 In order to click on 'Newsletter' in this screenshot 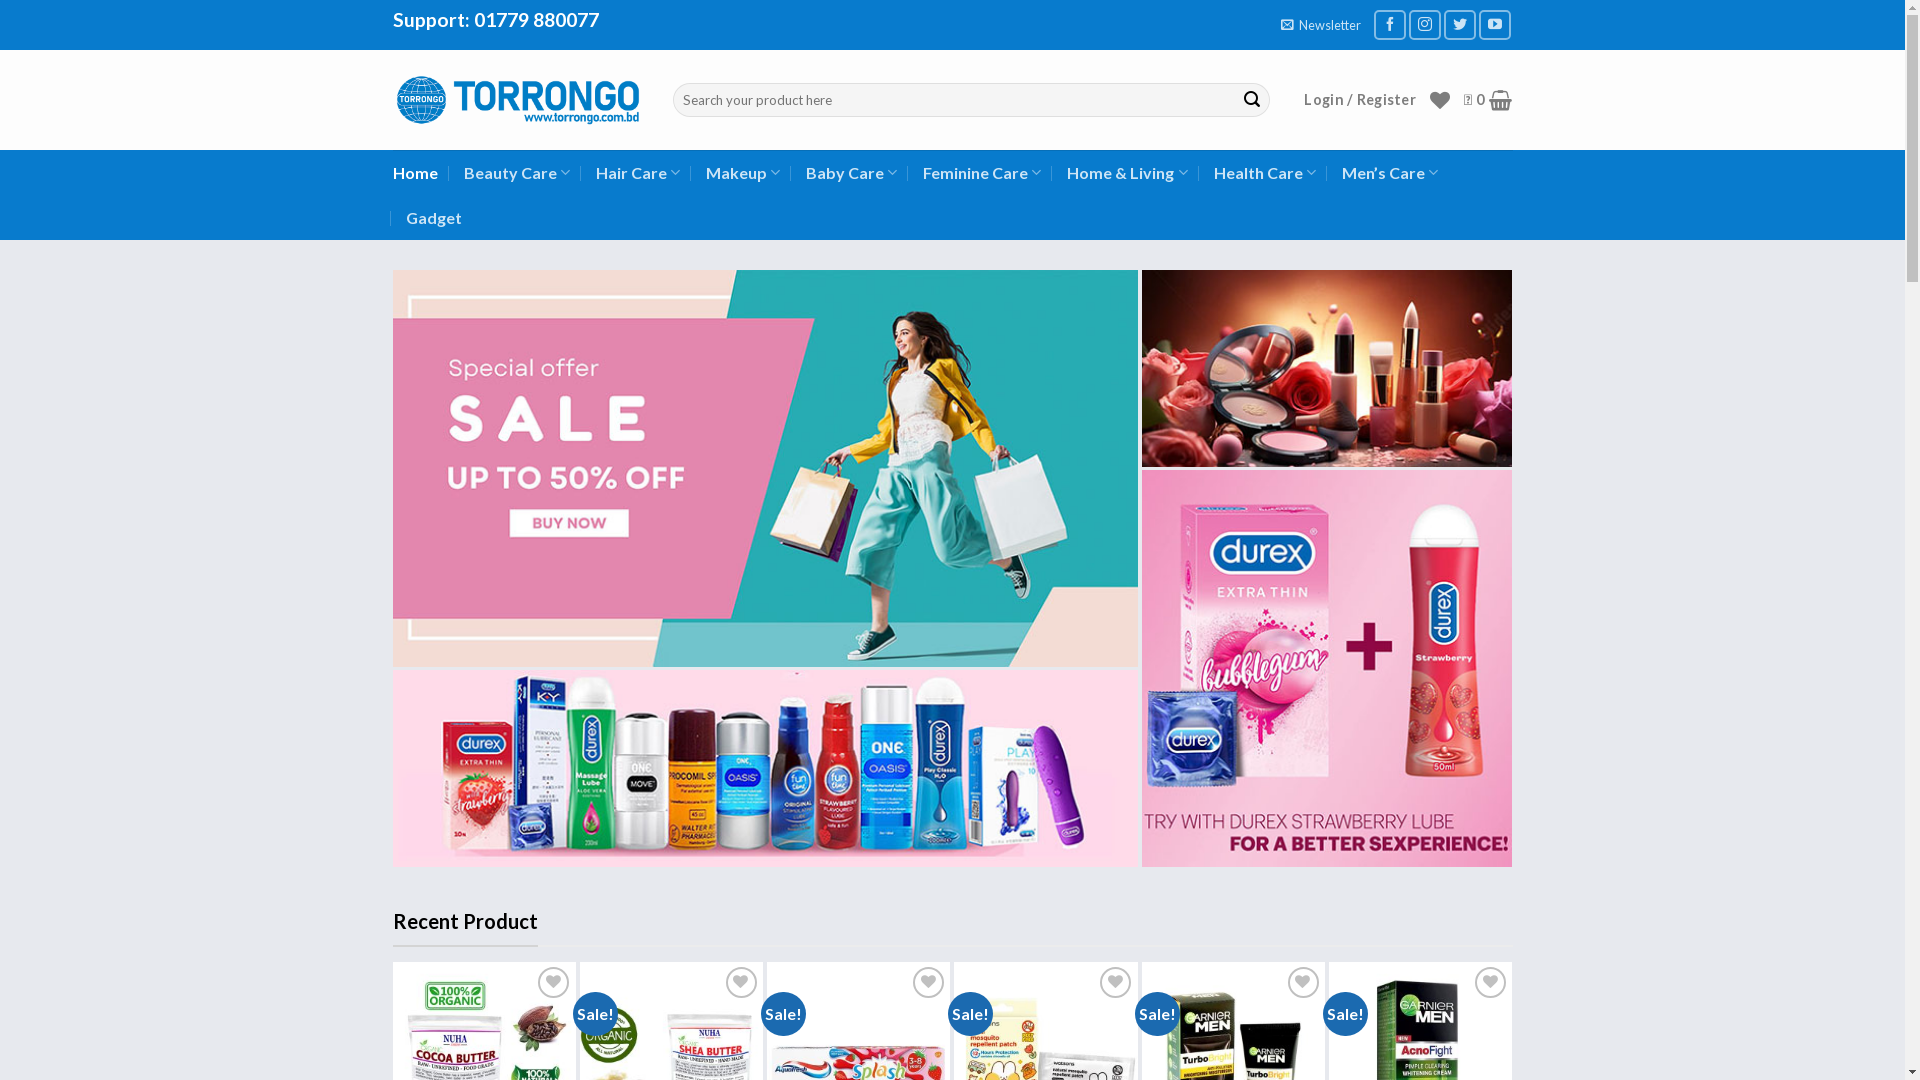, I will do `click(1320, 24)`.